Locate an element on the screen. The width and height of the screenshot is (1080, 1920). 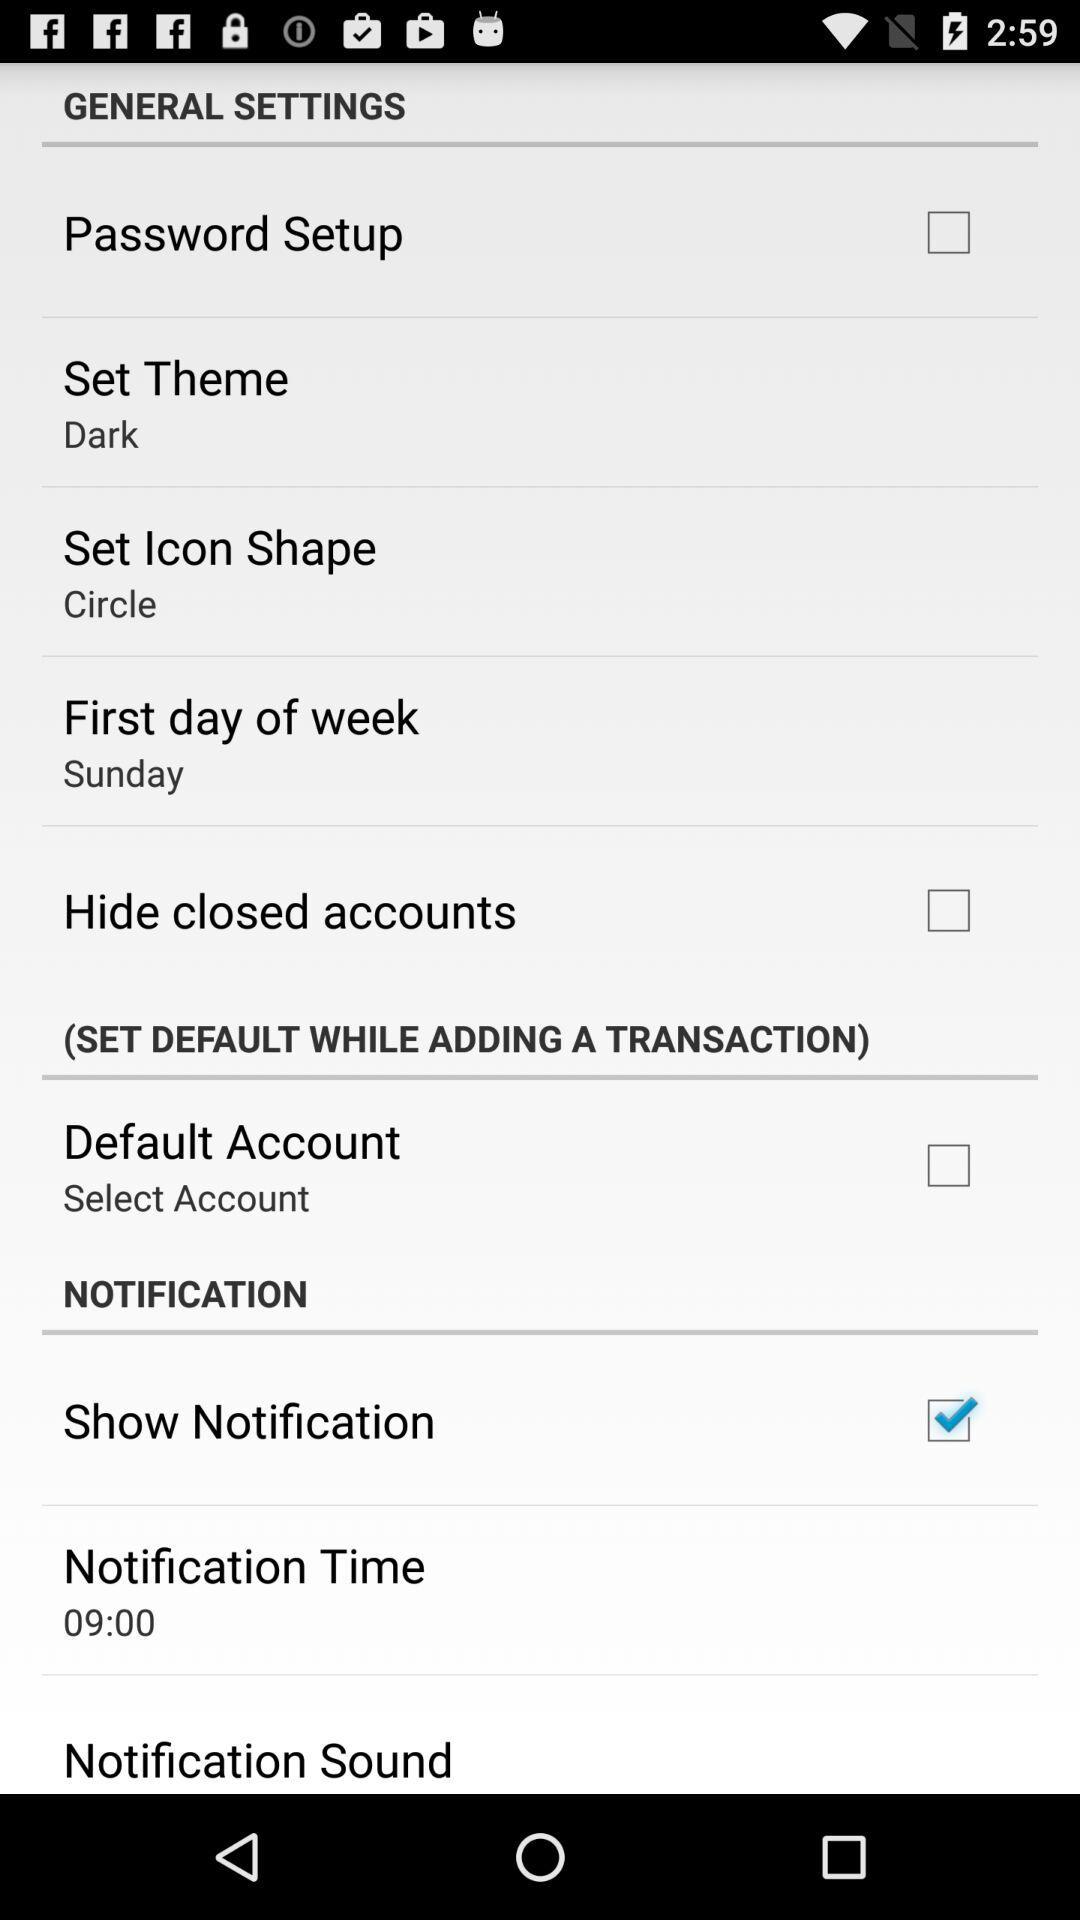
set icon shape item is located at coordinates (219, 546).